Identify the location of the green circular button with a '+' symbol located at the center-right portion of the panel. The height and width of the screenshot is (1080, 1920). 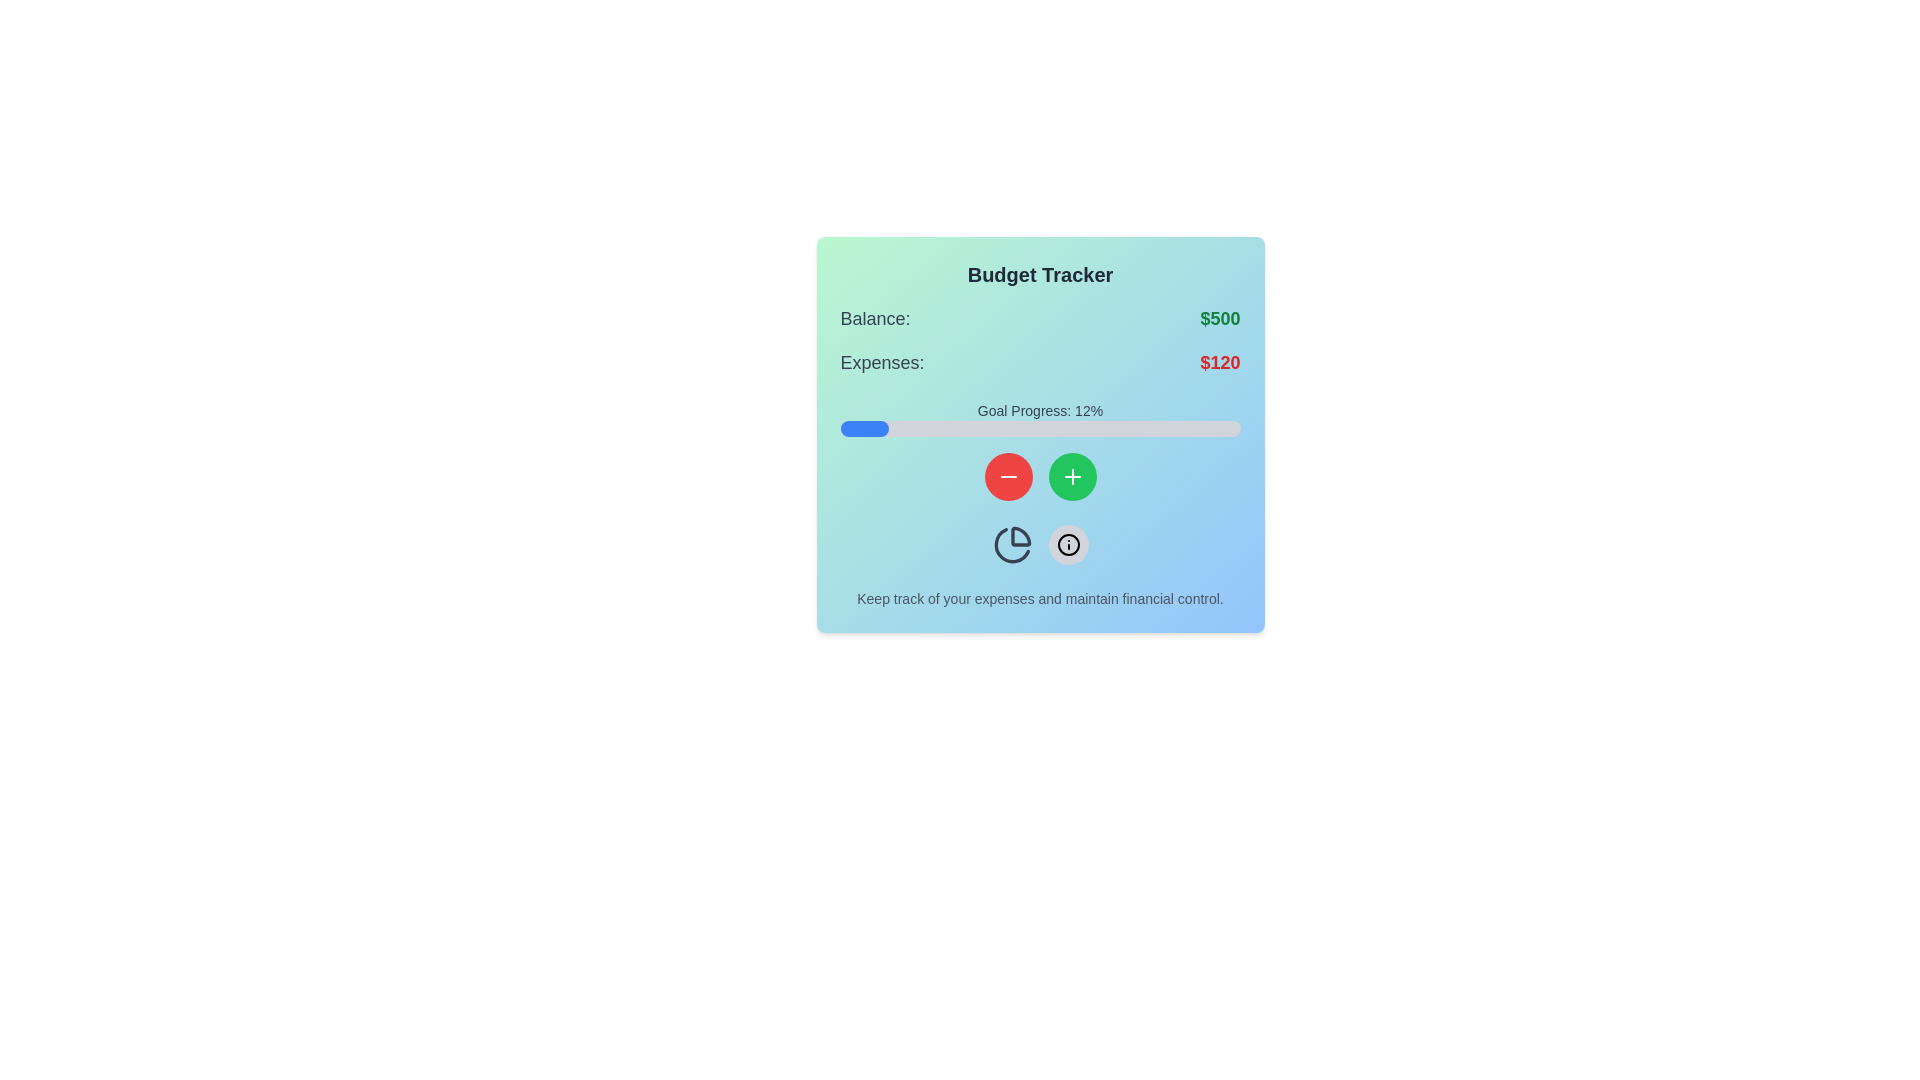
(1071, 477).